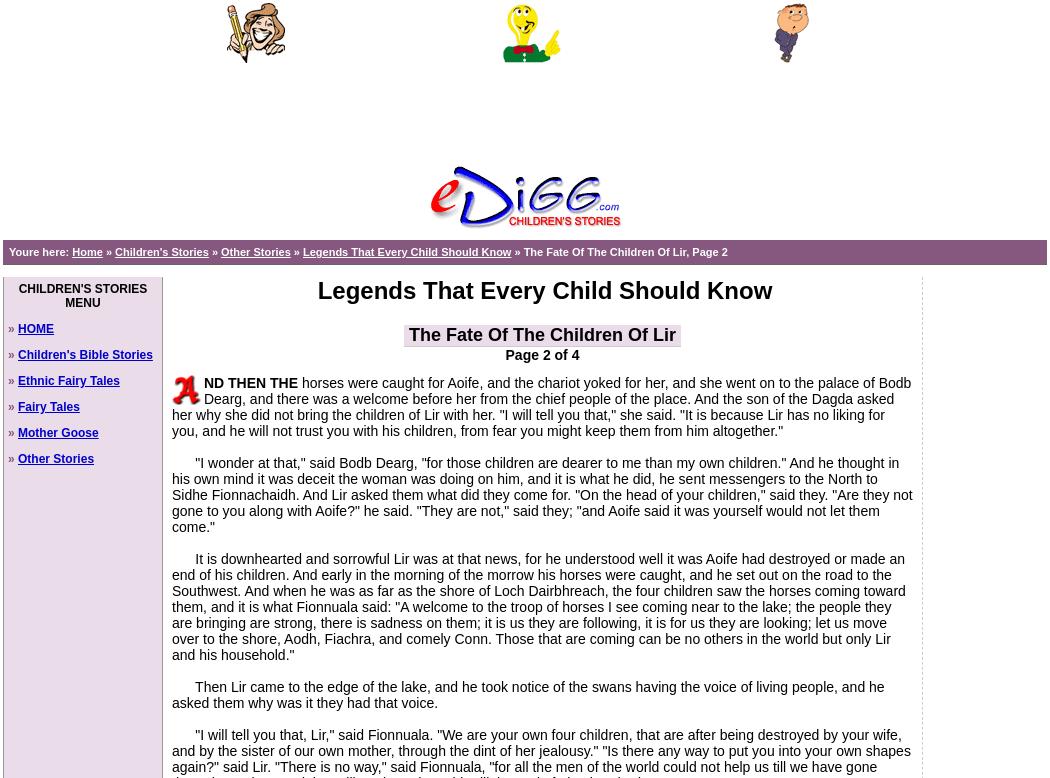 The image size is (1050, 778). I want to click on 'Ethnic Fairy Tales', so click(67, 379).